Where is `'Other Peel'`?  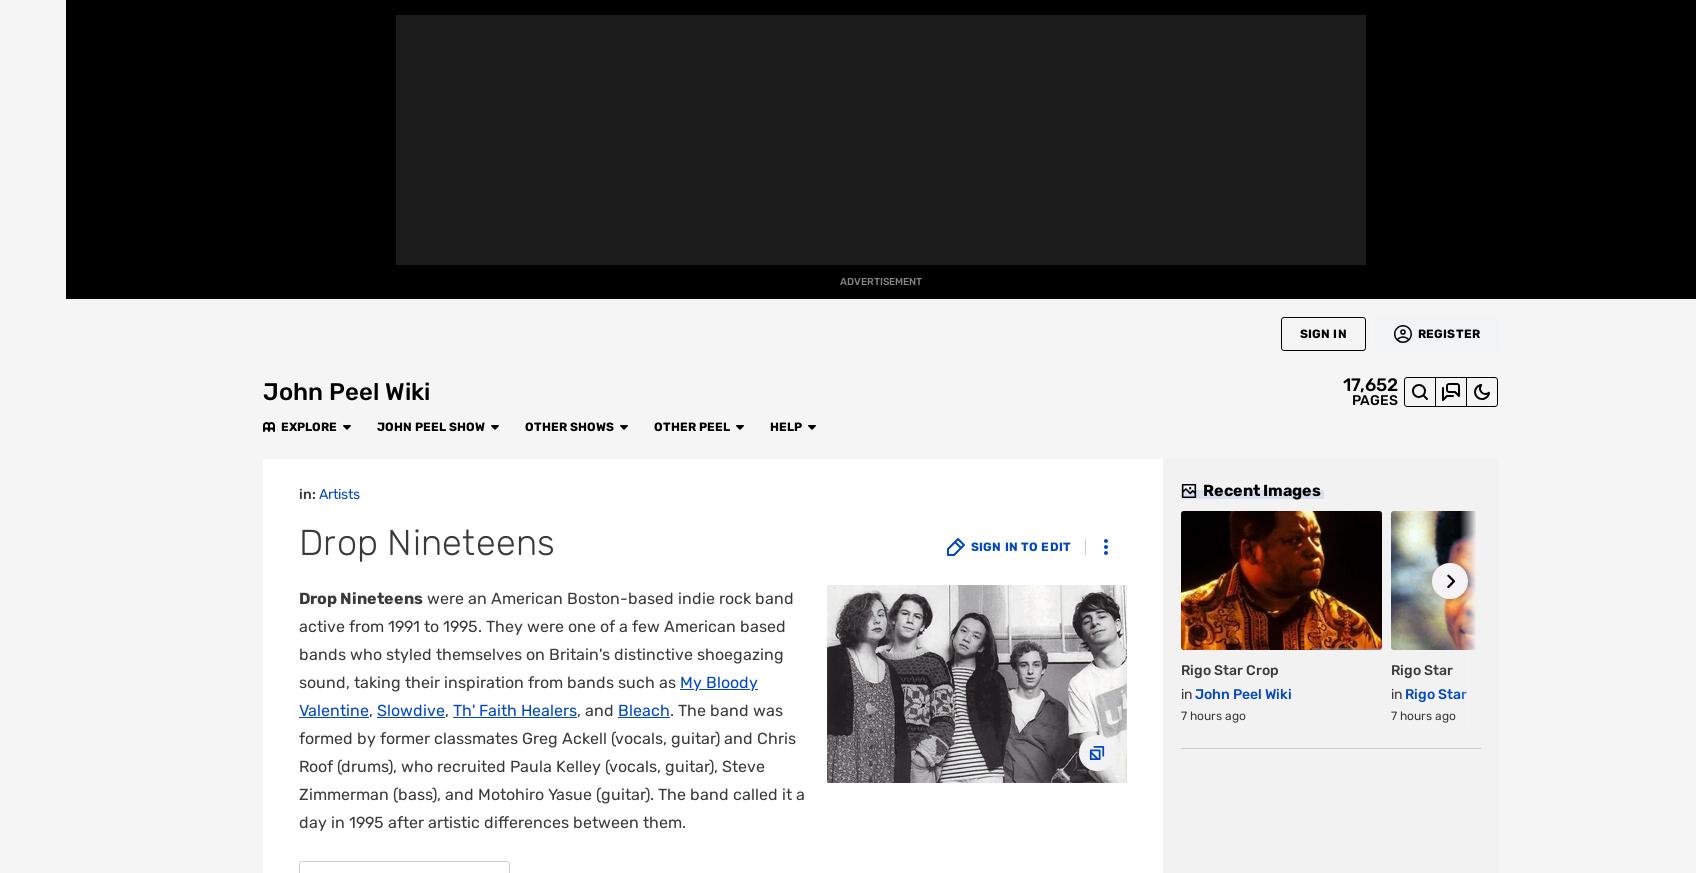
'Other Peel' is located at coordinates (645, 20).